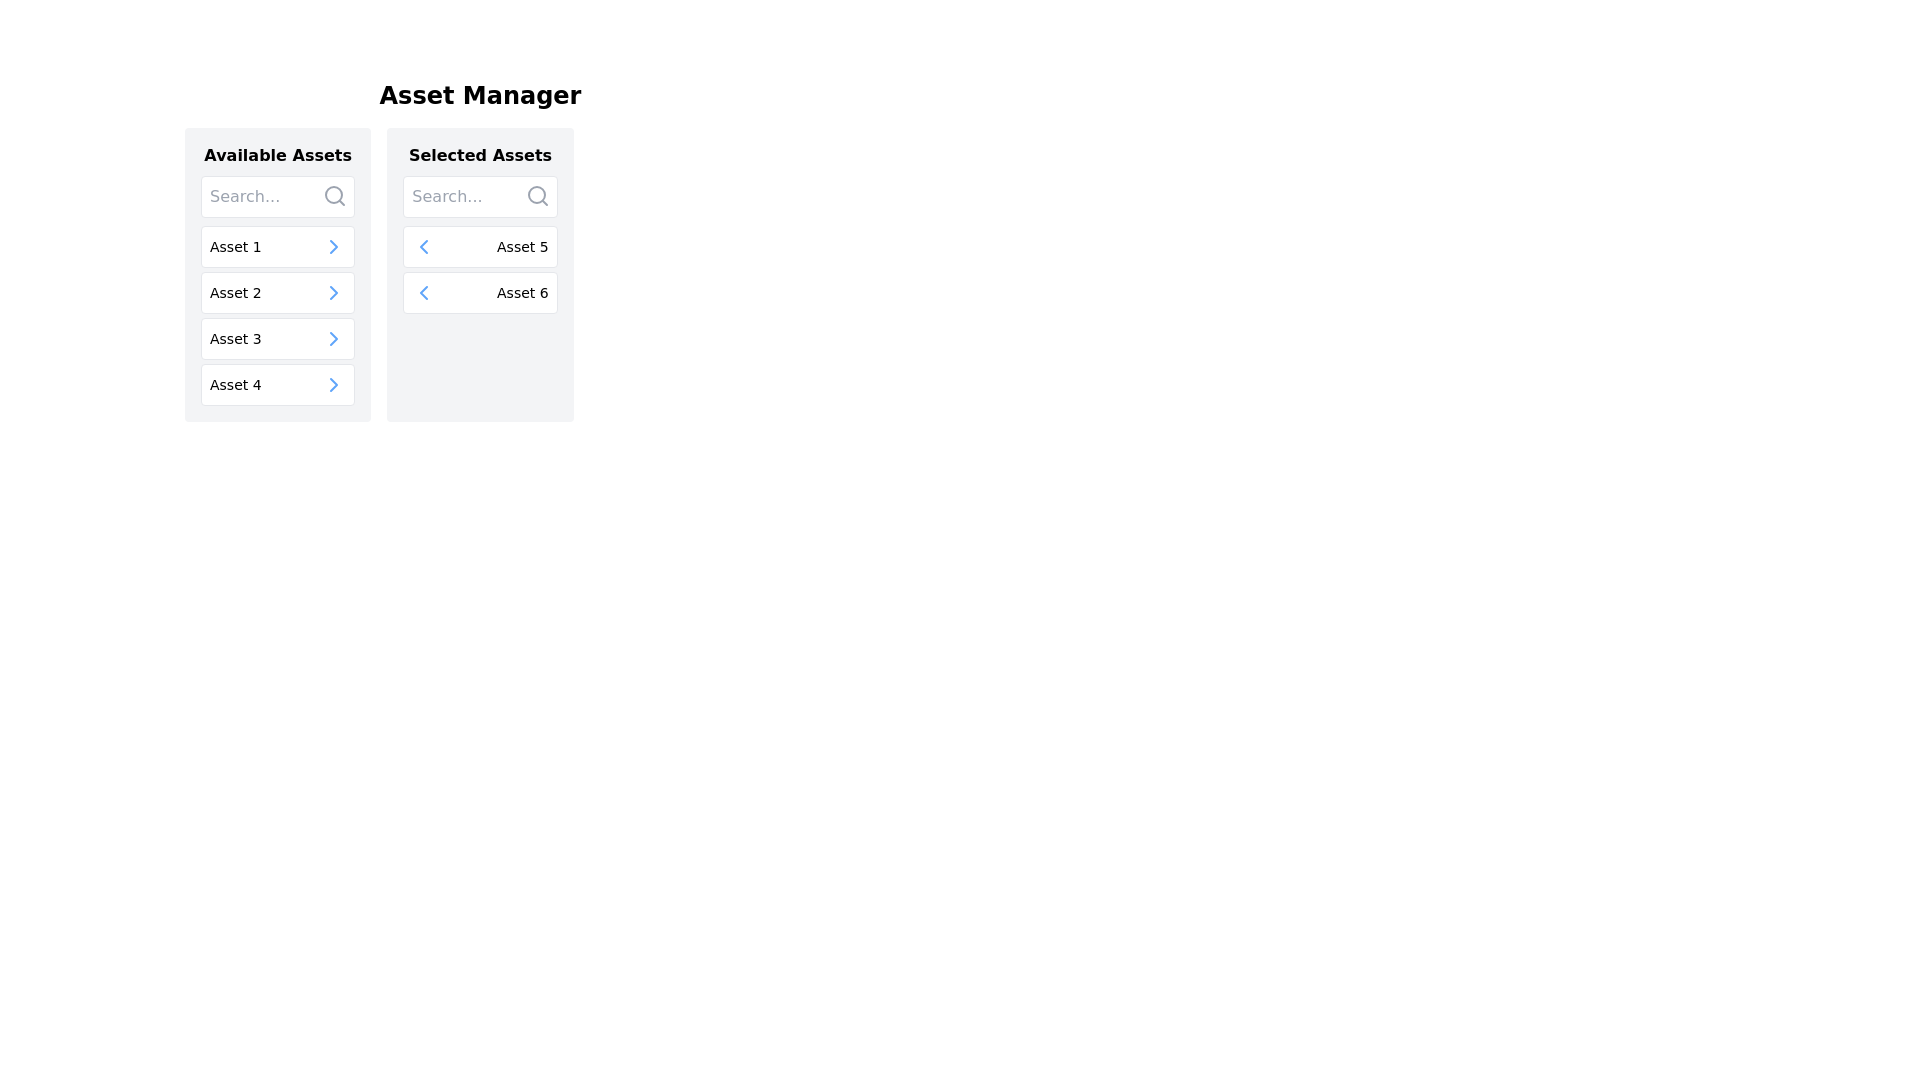 This screenshot has width=1920, height=1080. What do you see at coordinates (334, 385) in the screenshot?
I see `the rightward arrow icon located at the far right of the 'Asset 4' row in the 'Available Assets' column` at bounding box center [334, 385].